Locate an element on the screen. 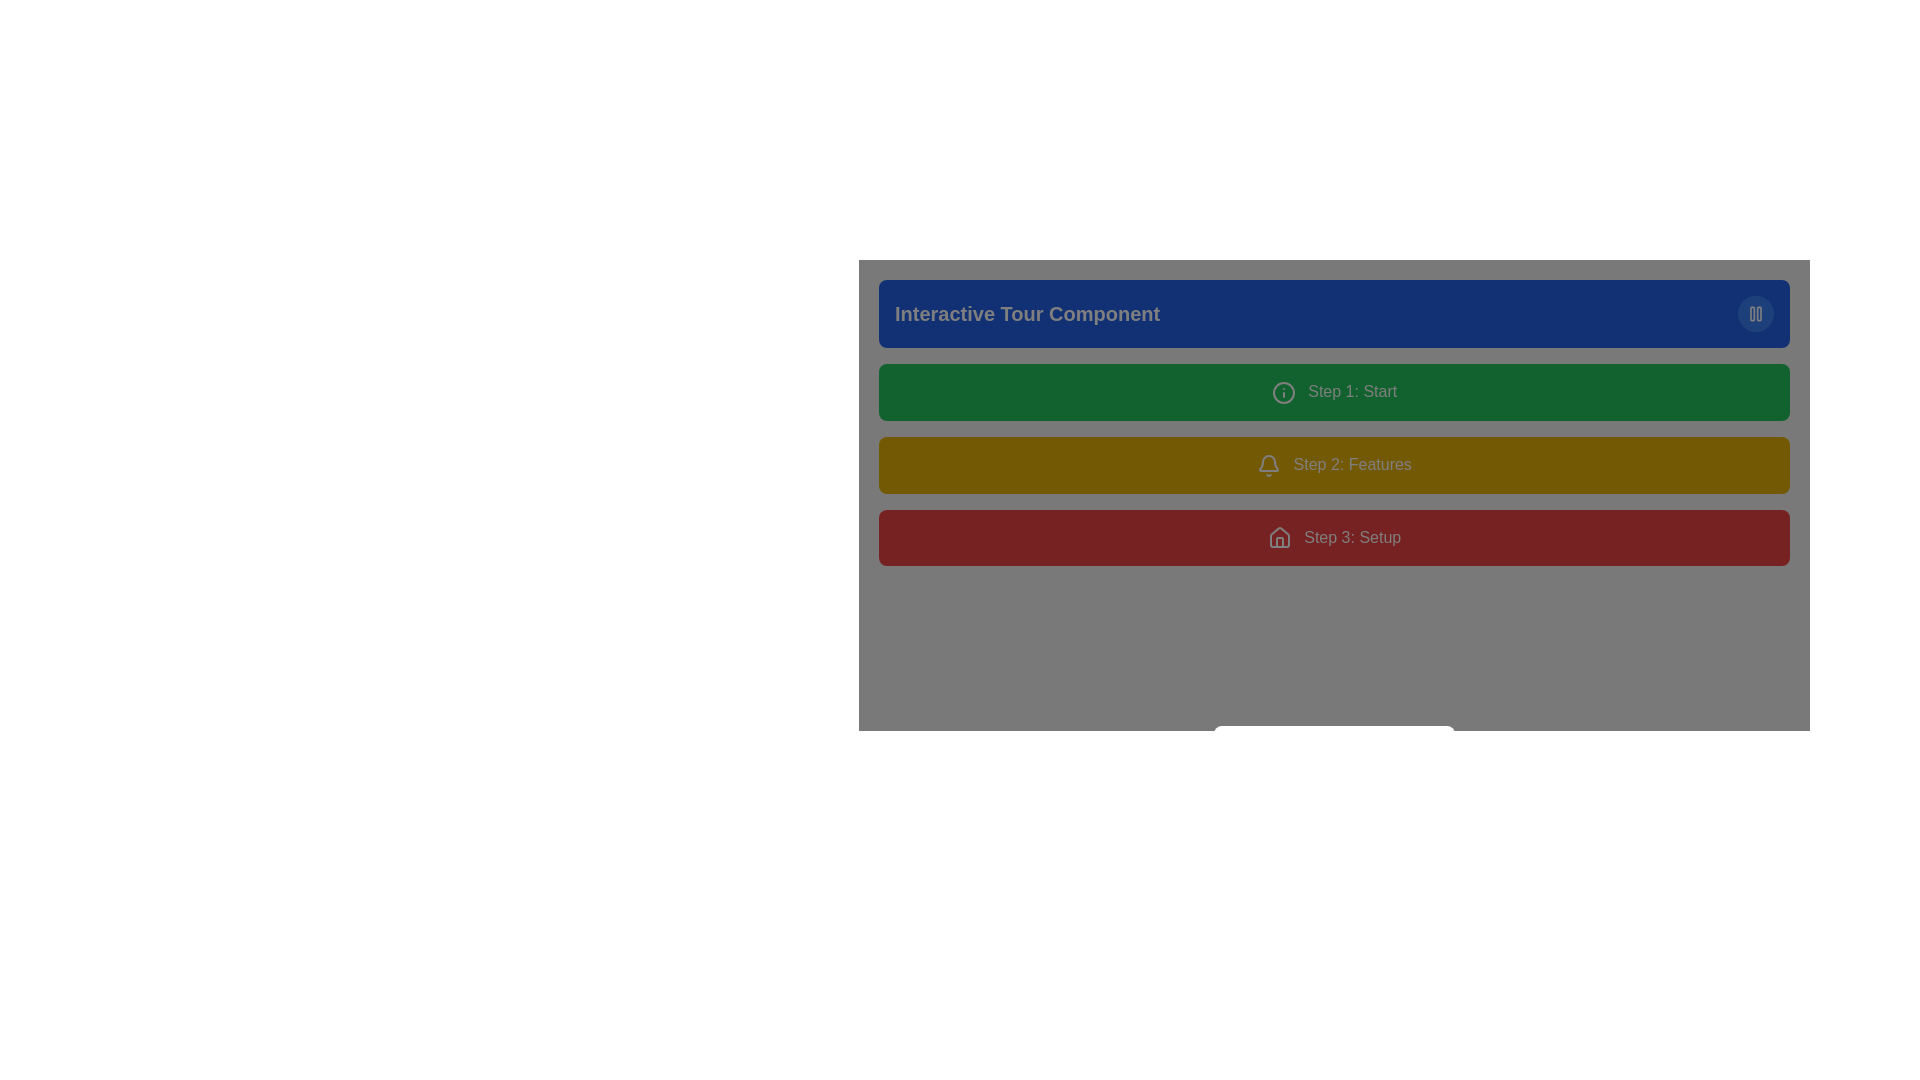 The width and height of the screenshot is (1920, 1080). the rectangular yellow button with white text labeled 'Step 2: Features' and a bell icon is located at coordinates (1334, 465).